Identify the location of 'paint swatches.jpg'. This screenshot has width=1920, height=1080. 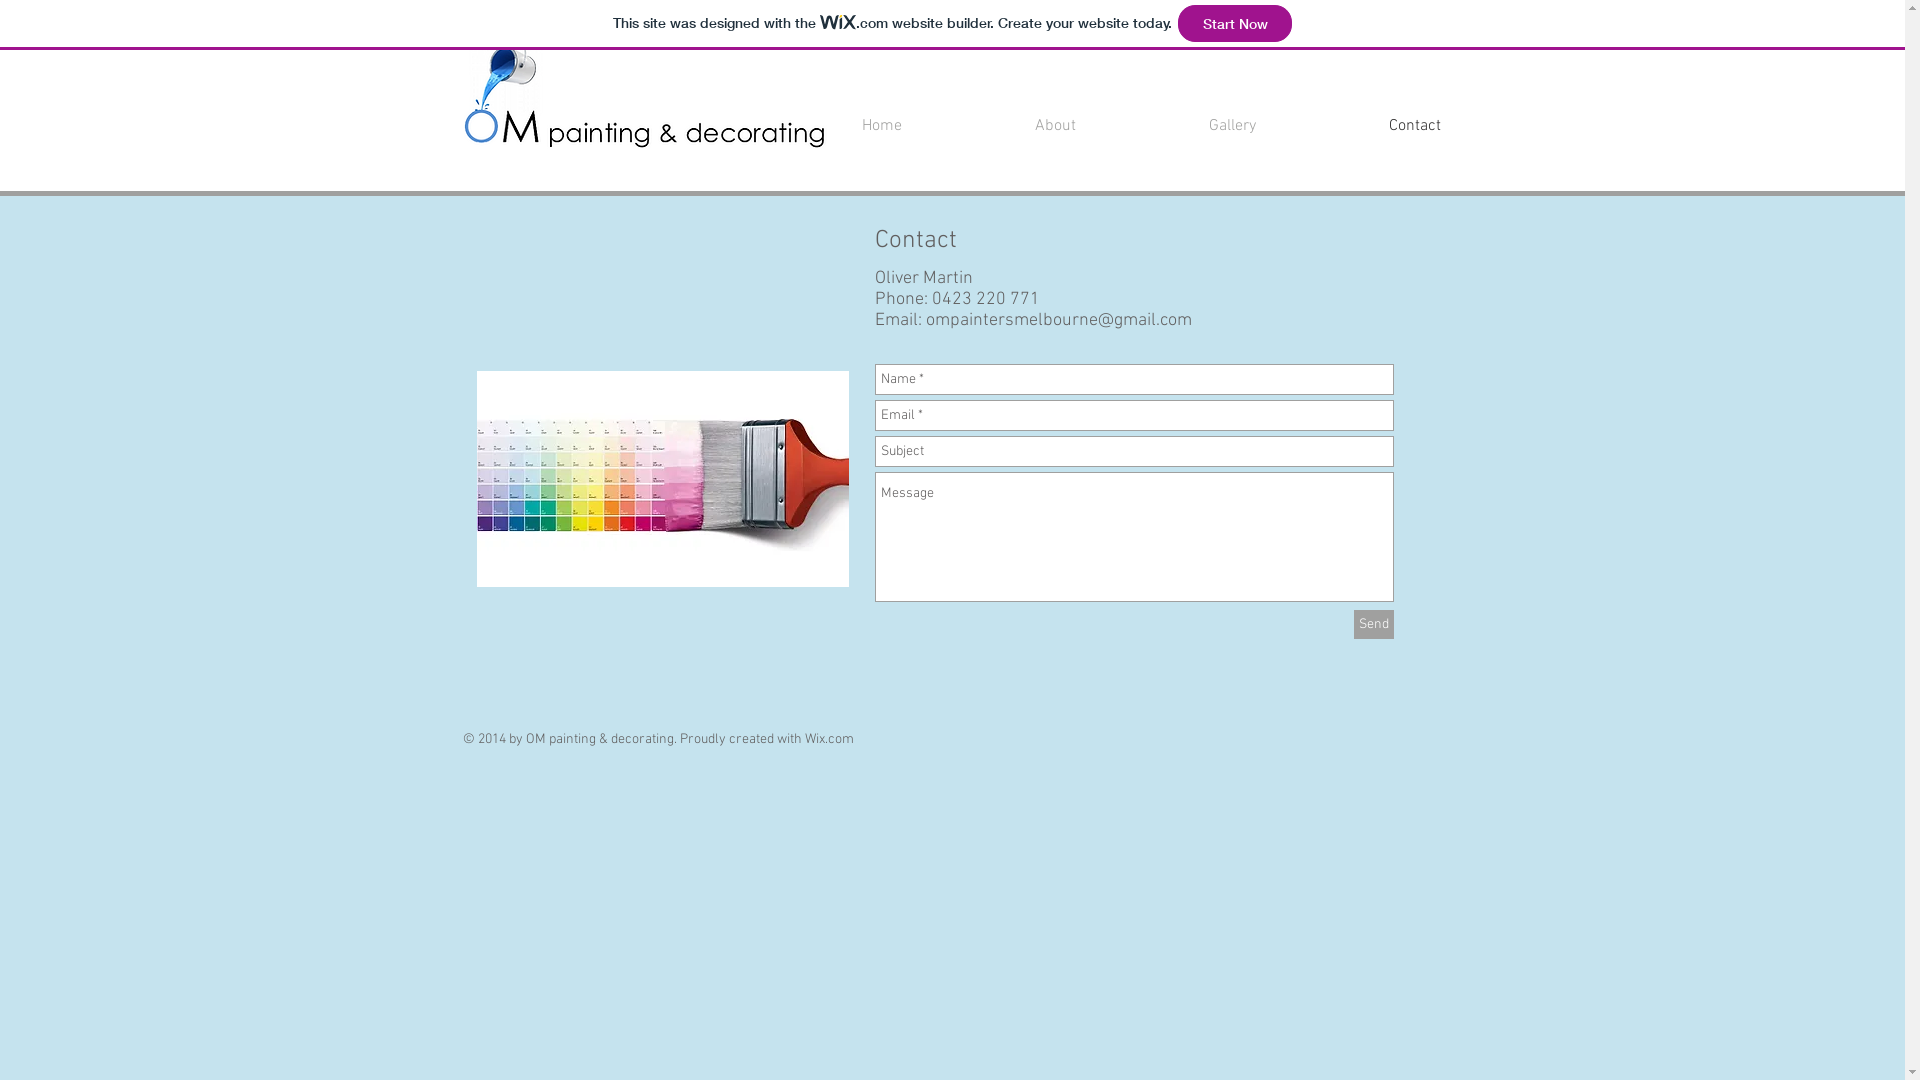
(662, 478).